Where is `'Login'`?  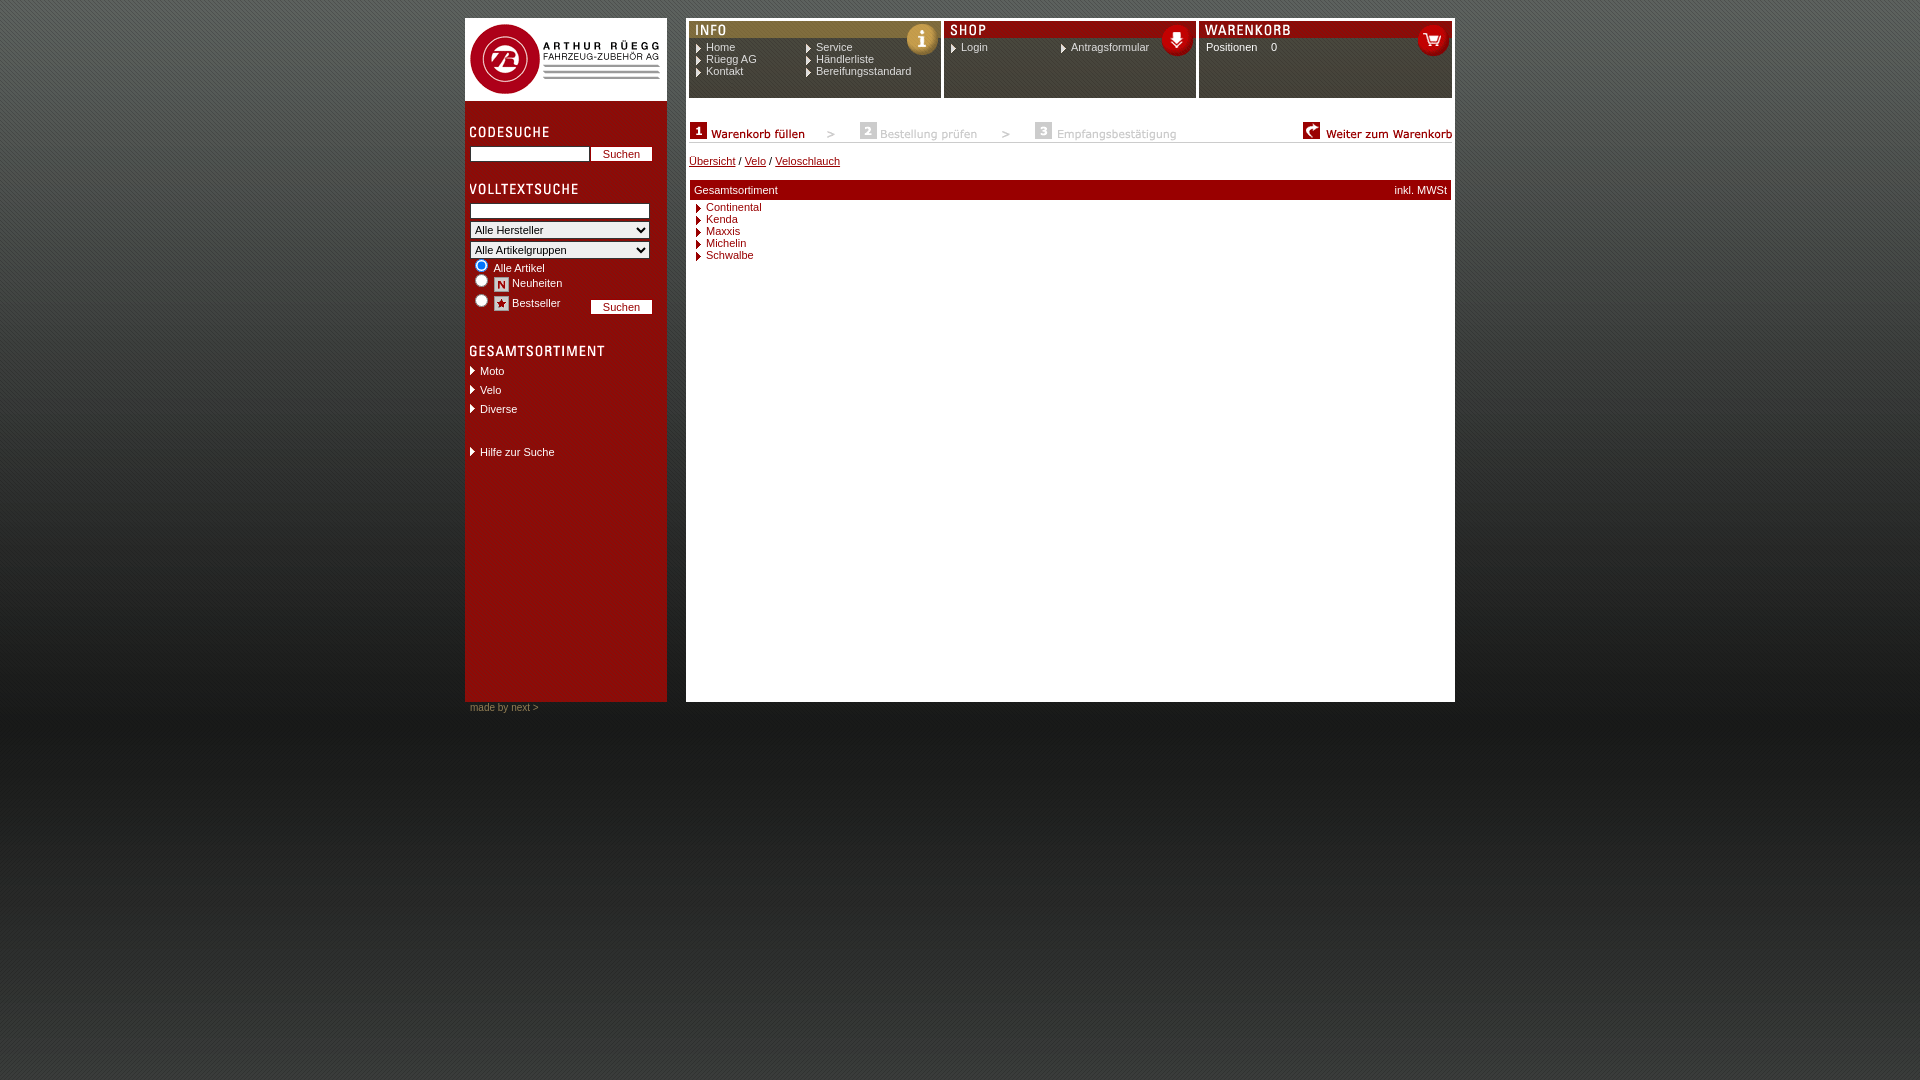 'Login' is located at coordinates (1006, 45).